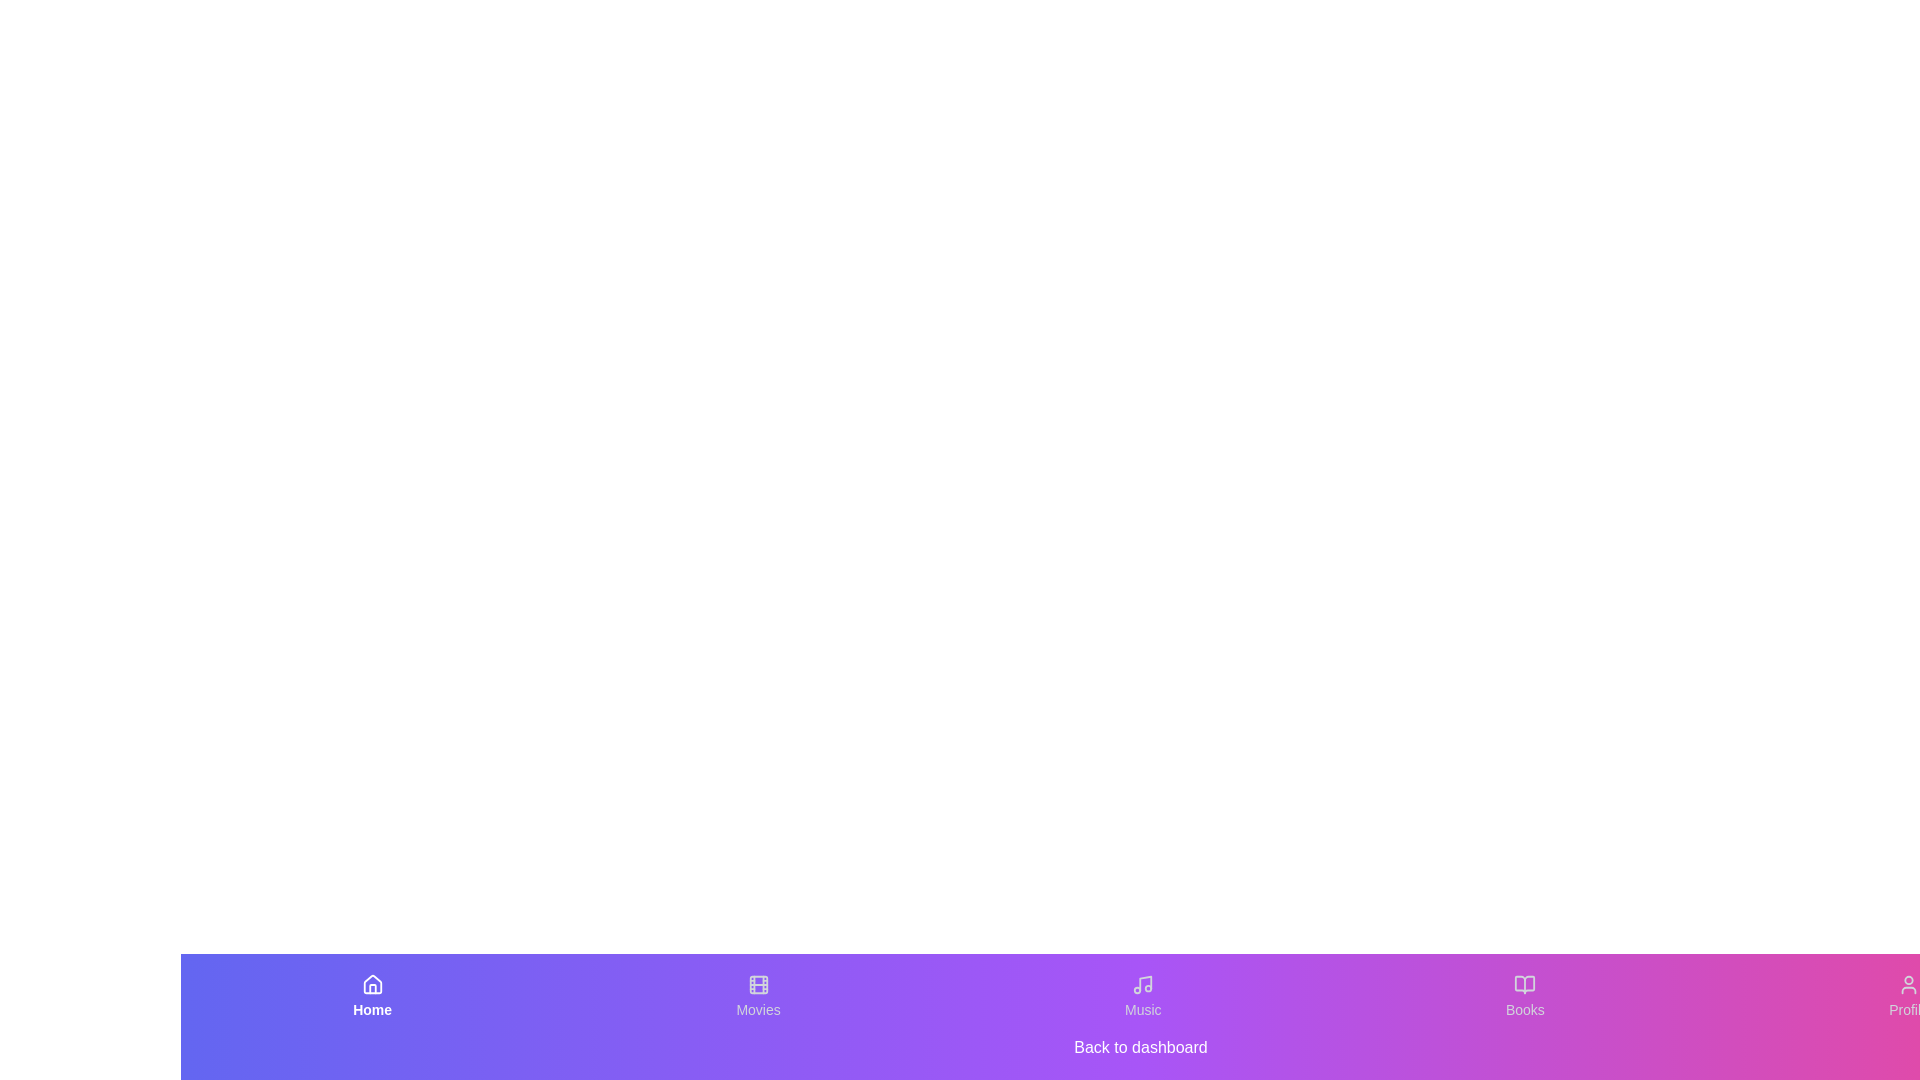  I want to click on the Movies tab from the navigation bar, so click(757, 996).